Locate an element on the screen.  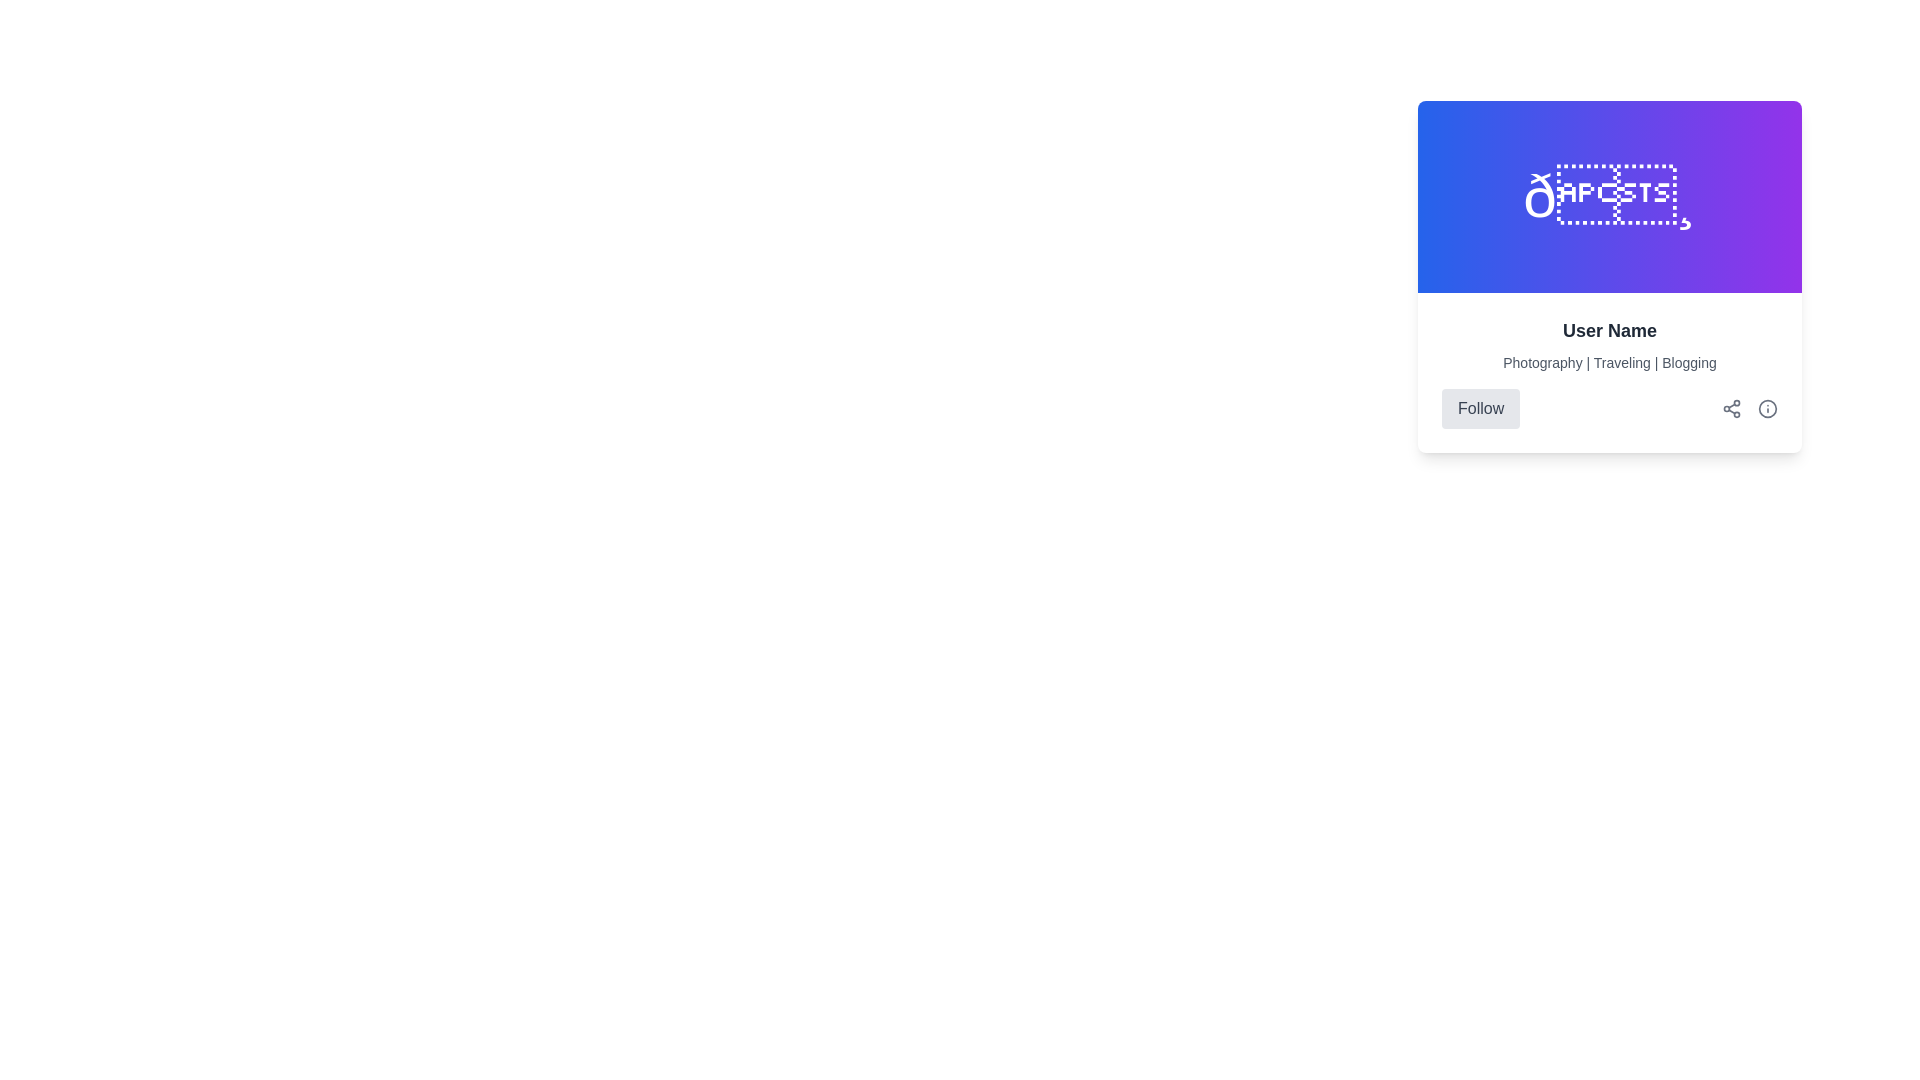
the 'share' icon located in the horizontal icon group at the bottom right of the user card, next to the 'Follow' button is located at coordinates (1749, 407).